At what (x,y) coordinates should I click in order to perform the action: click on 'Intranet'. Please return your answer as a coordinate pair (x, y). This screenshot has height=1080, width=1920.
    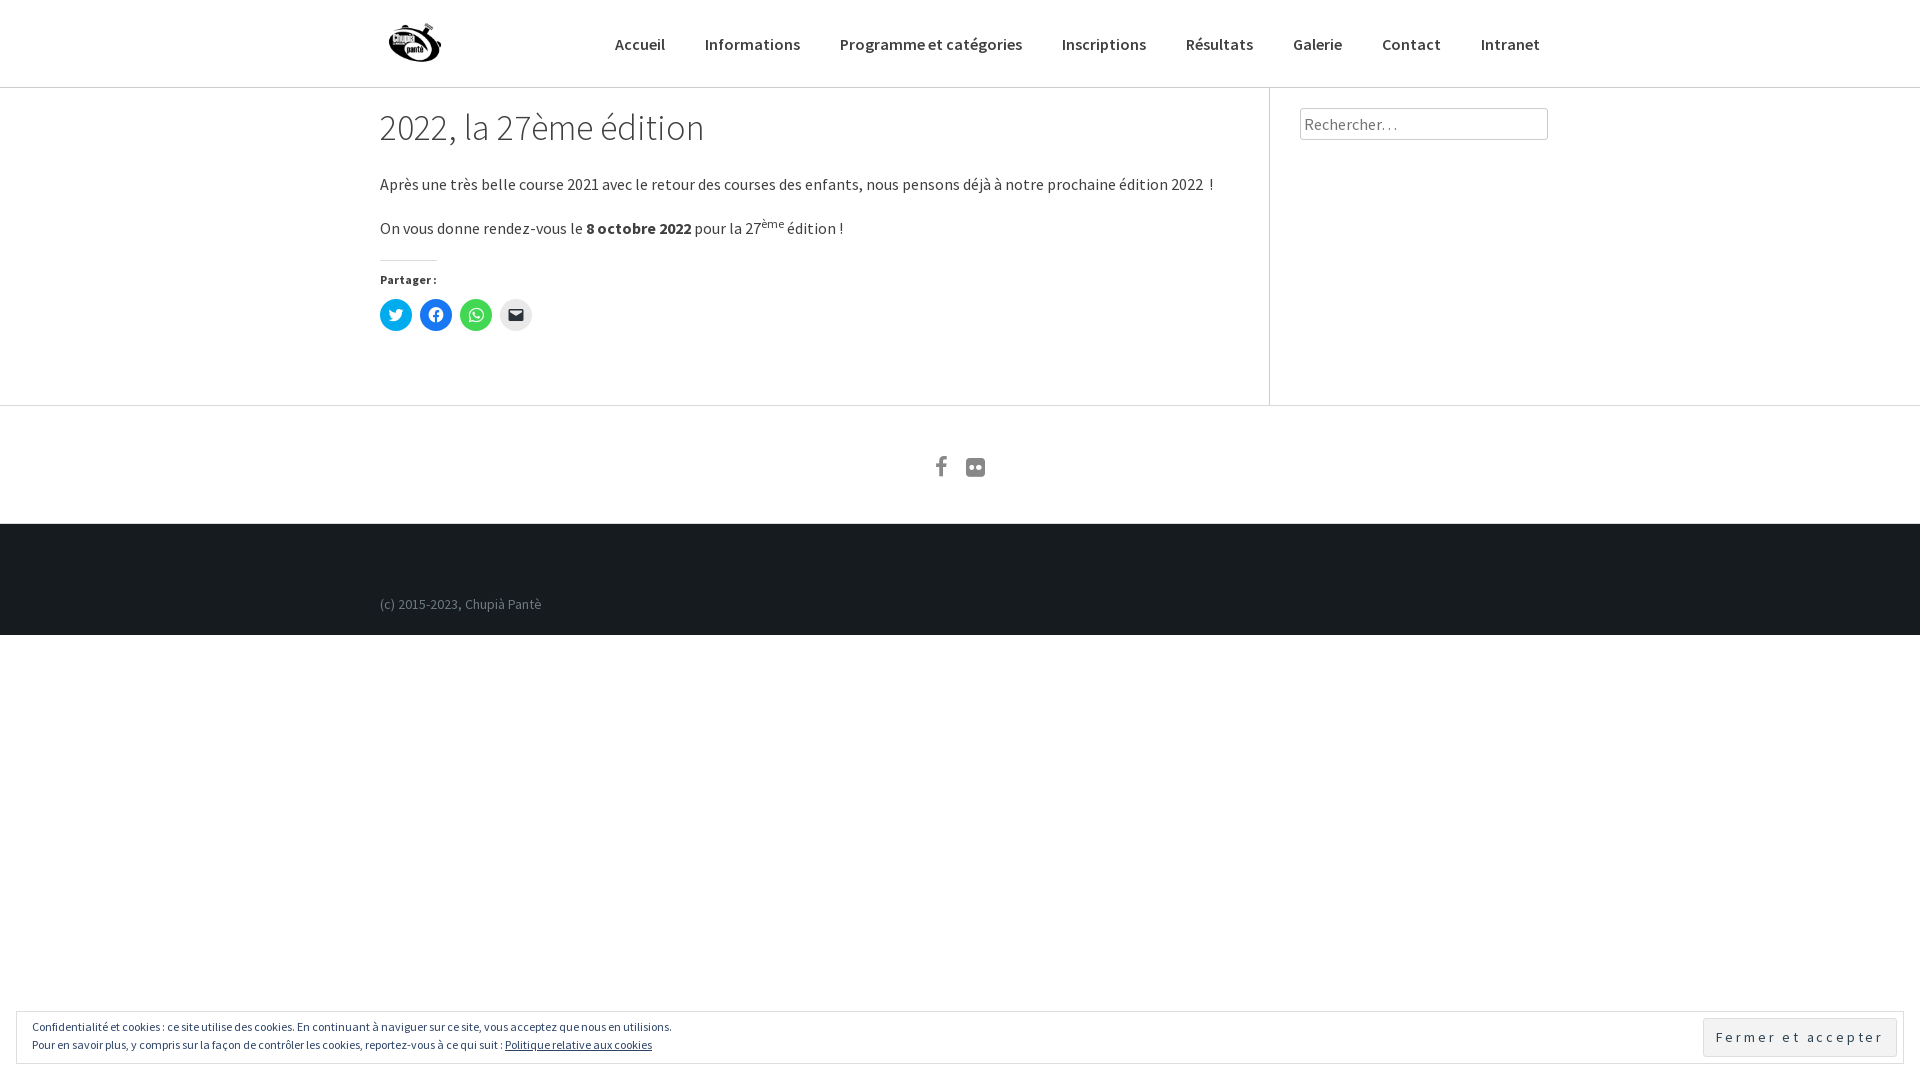
    Looking at the image, I should click on (1510, 43).